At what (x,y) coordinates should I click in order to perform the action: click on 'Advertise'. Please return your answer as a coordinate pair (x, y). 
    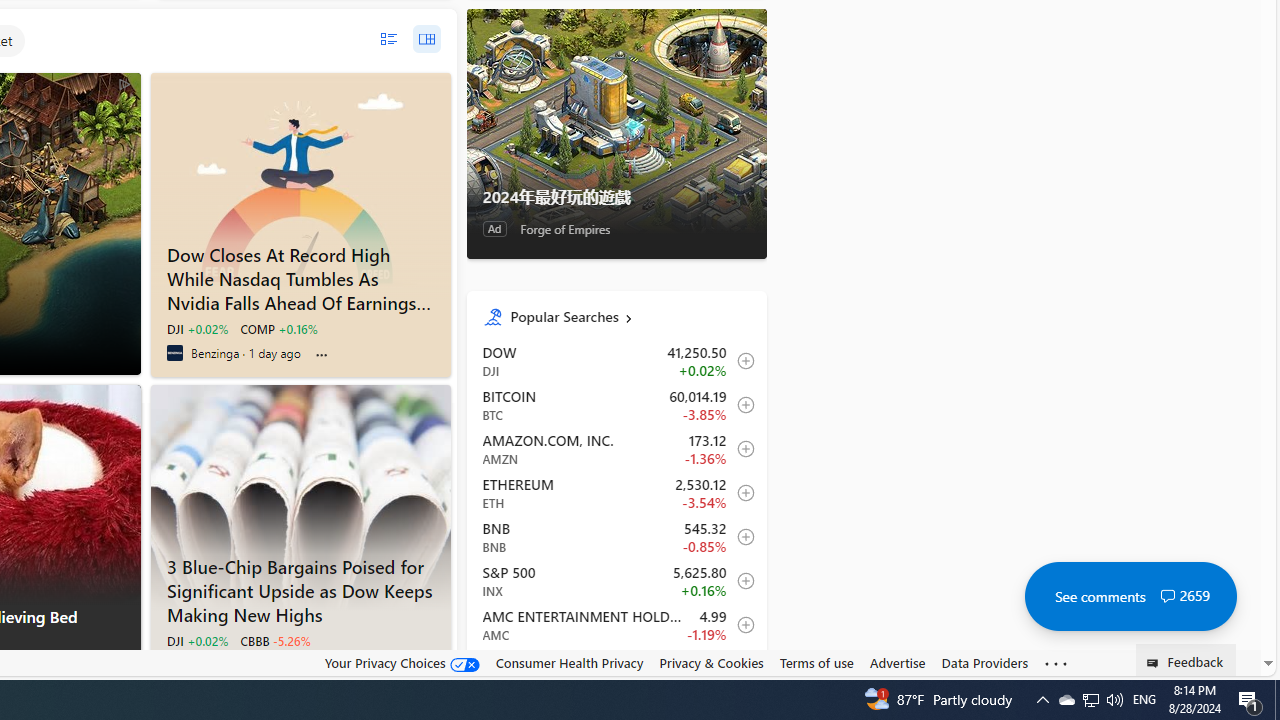
    Looking at the image, I should click on (896, 662).